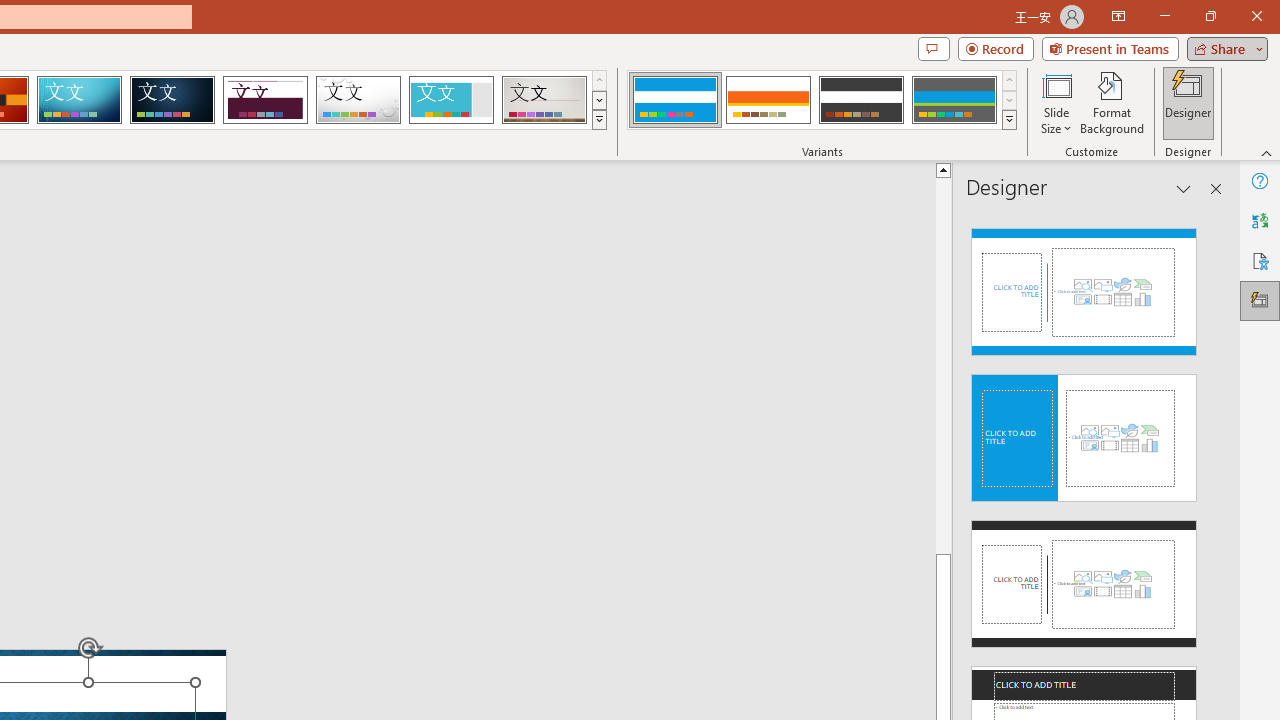 The height and width of the screenshot is (720, 1280). Describe the element at coordinates (953, 100) in the screenshot. I see `'Banded Variant 4'` at that location.